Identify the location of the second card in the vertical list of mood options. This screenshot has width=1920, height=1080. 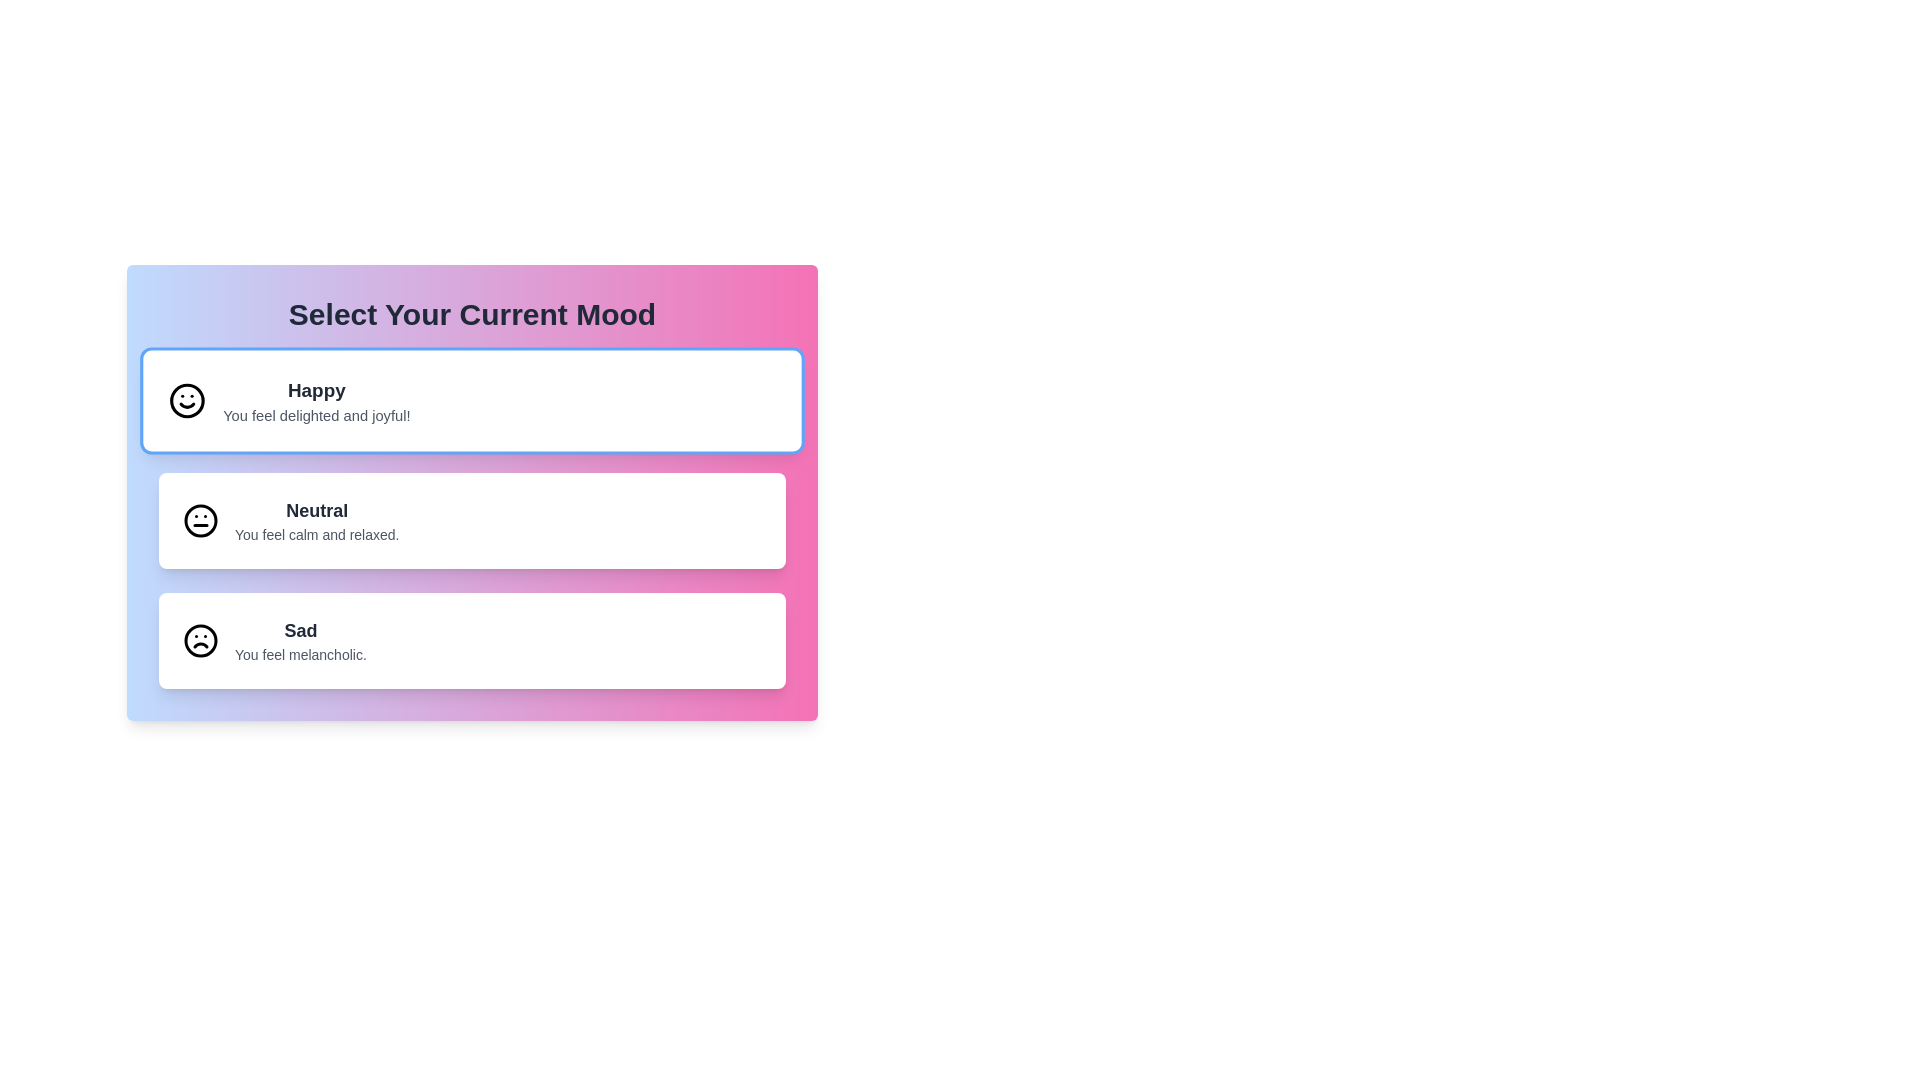
(471, 519).